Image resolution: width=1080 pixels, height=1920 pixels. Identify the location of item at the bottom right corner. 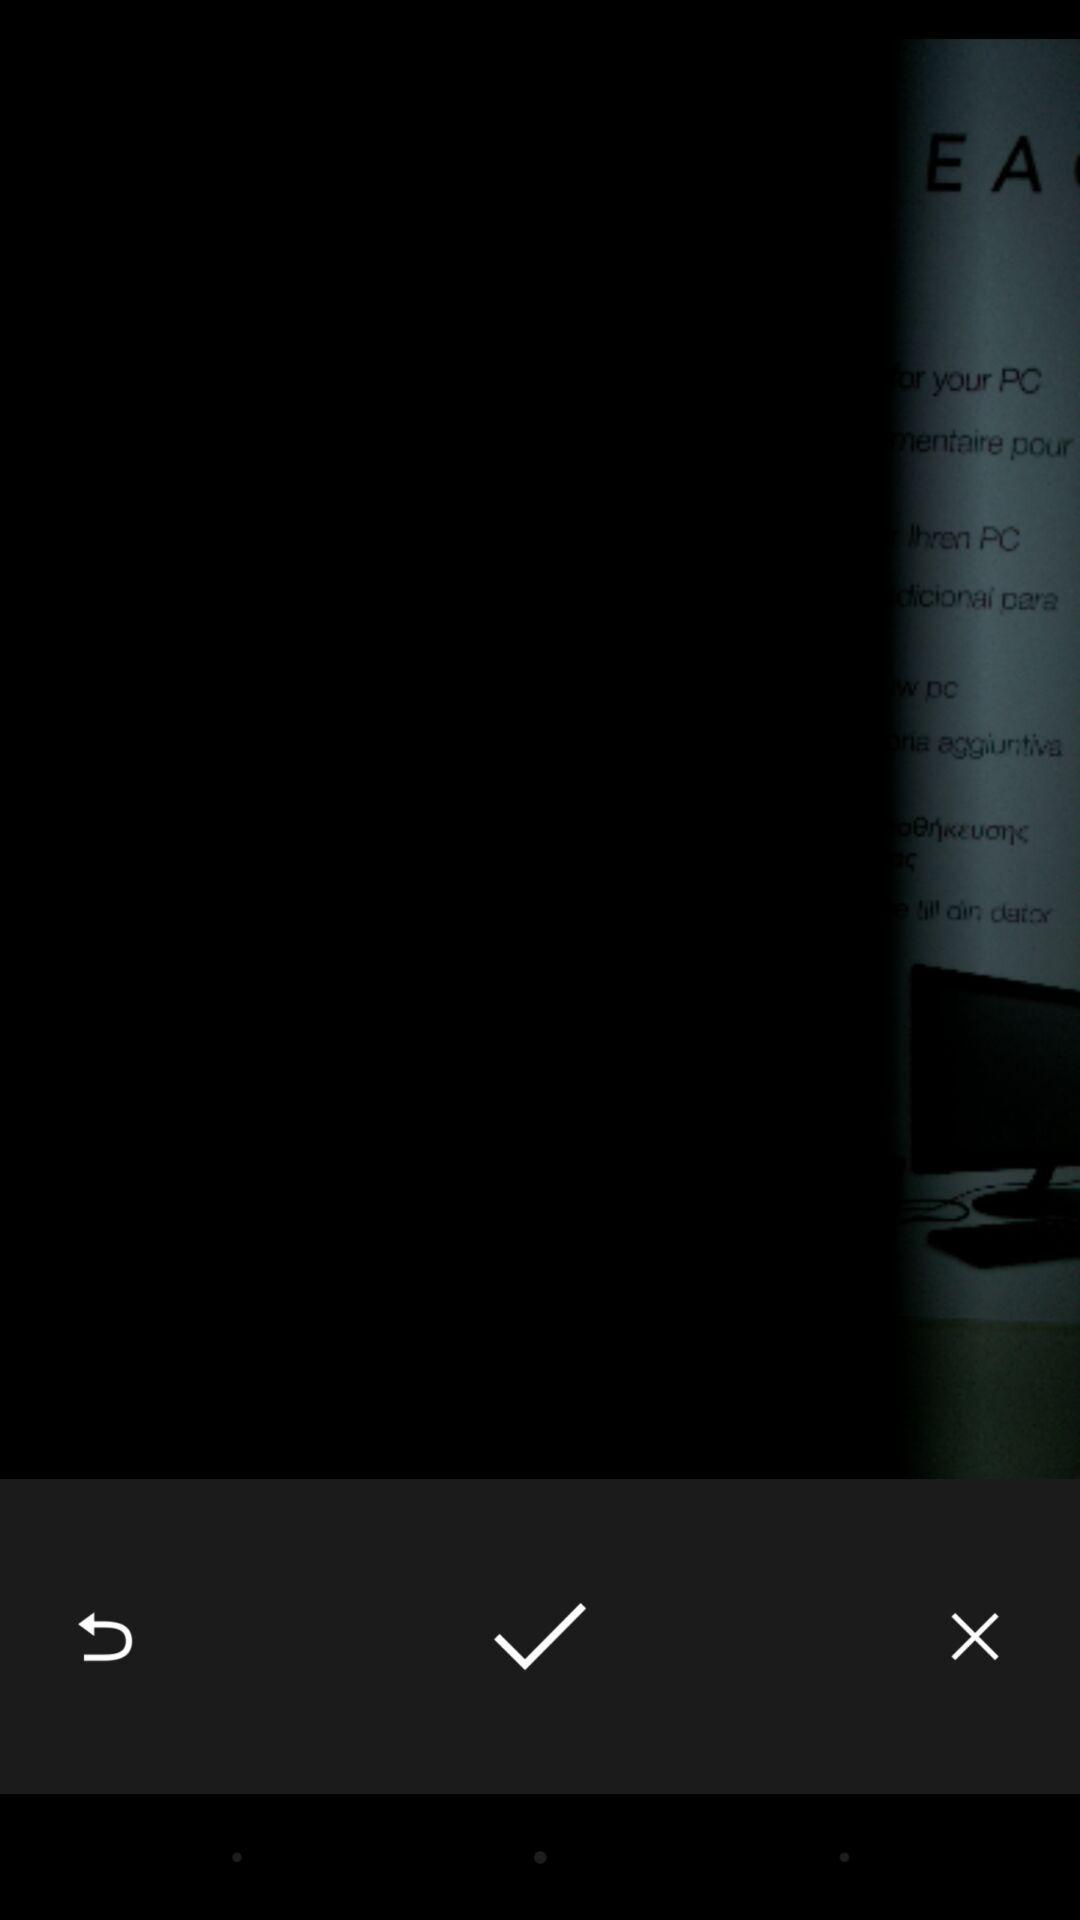
(974, 1636).